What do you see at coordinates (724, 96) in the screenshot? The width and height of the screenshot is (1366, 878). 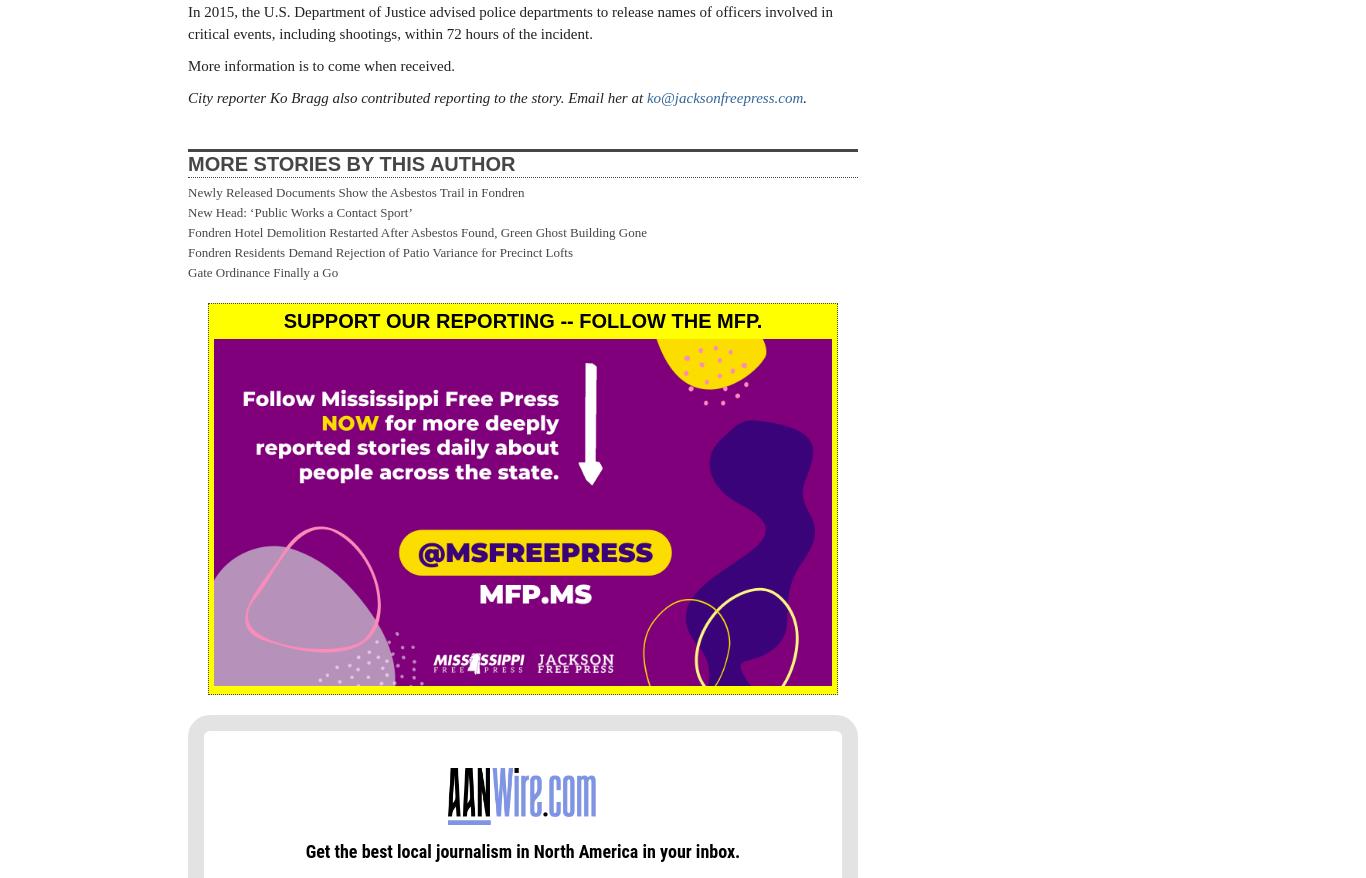 I see `'ko@jacksonfreepress.com'` at bounding box center [724, 96].